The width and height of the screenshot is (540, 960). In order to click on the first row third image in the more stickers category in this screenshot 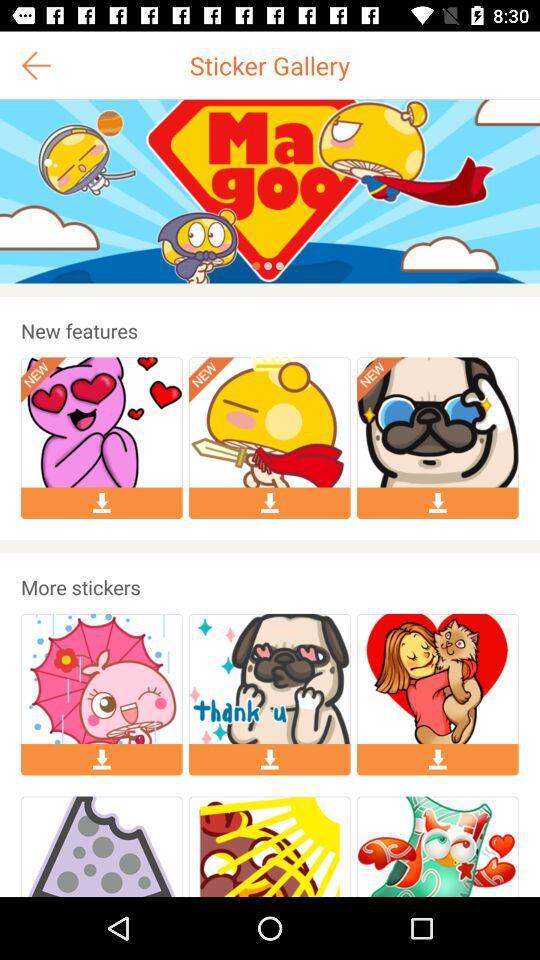, I will do `click(436, 679)`.